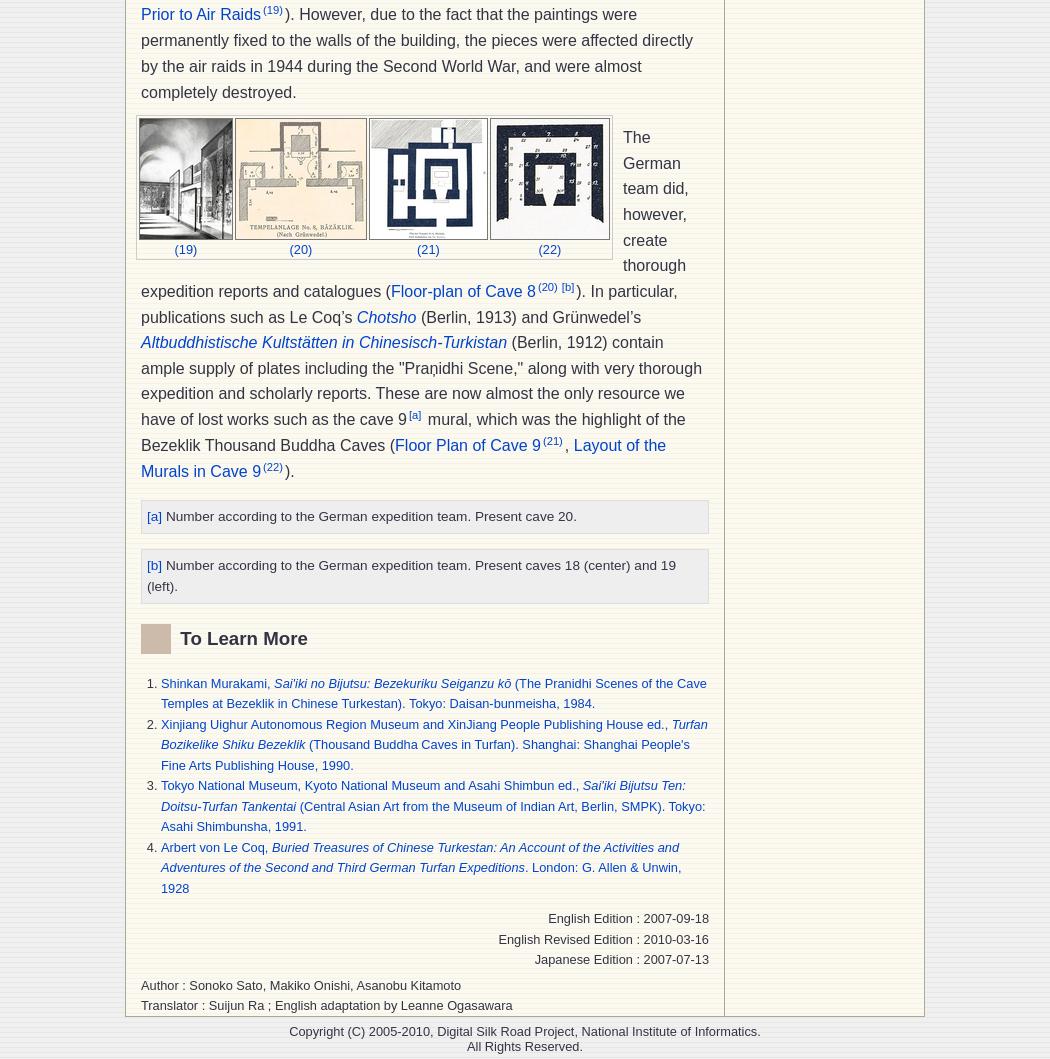 The height and width of the screenshot is (1059, 1050). Describe the element at coordinates (140, 380) in the screenshot. I see `'(Berlin, 1912) contain ample supply of plates including the "Praņidhi Scene," along with very thorough expedition and scholarly reports. These are now almost the only resource we have of lost works such as the cave 9'` at that location.